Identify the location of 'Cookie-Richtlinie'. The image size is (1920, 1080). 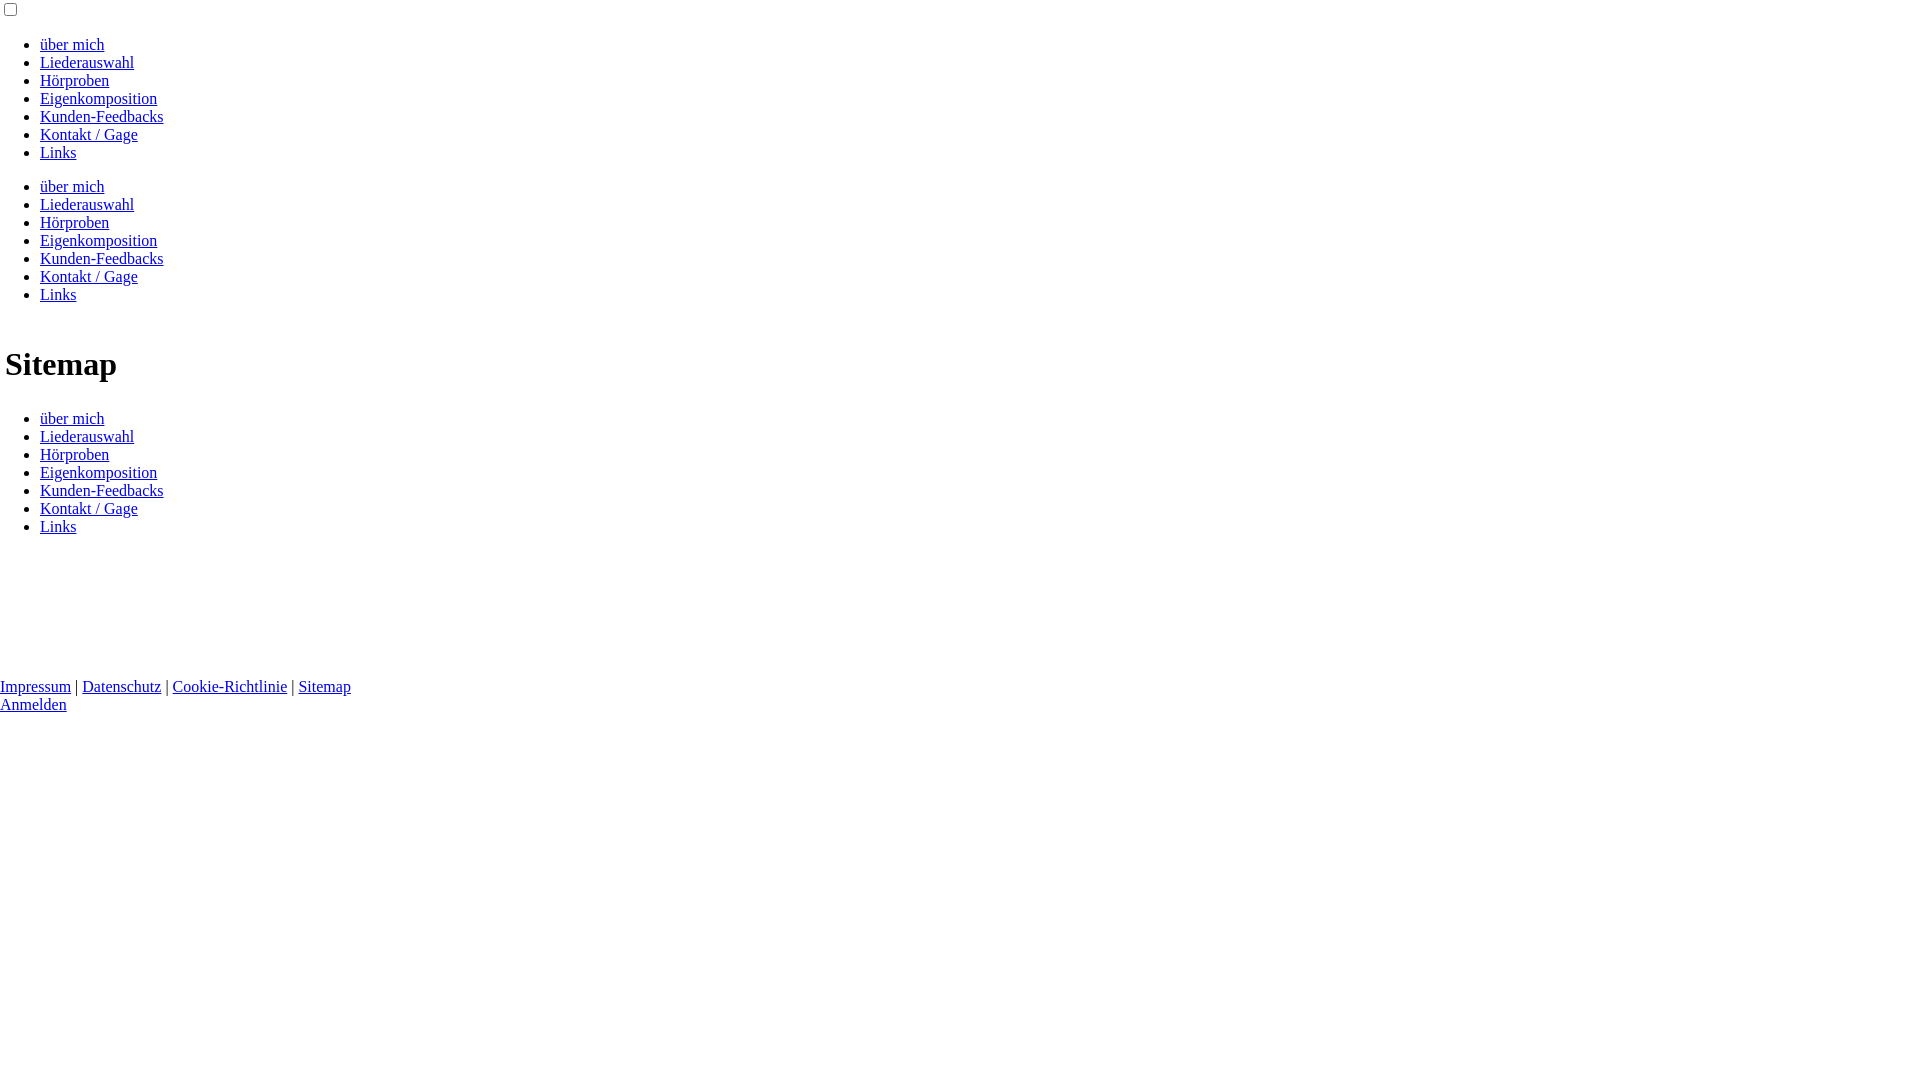
(230, 685).